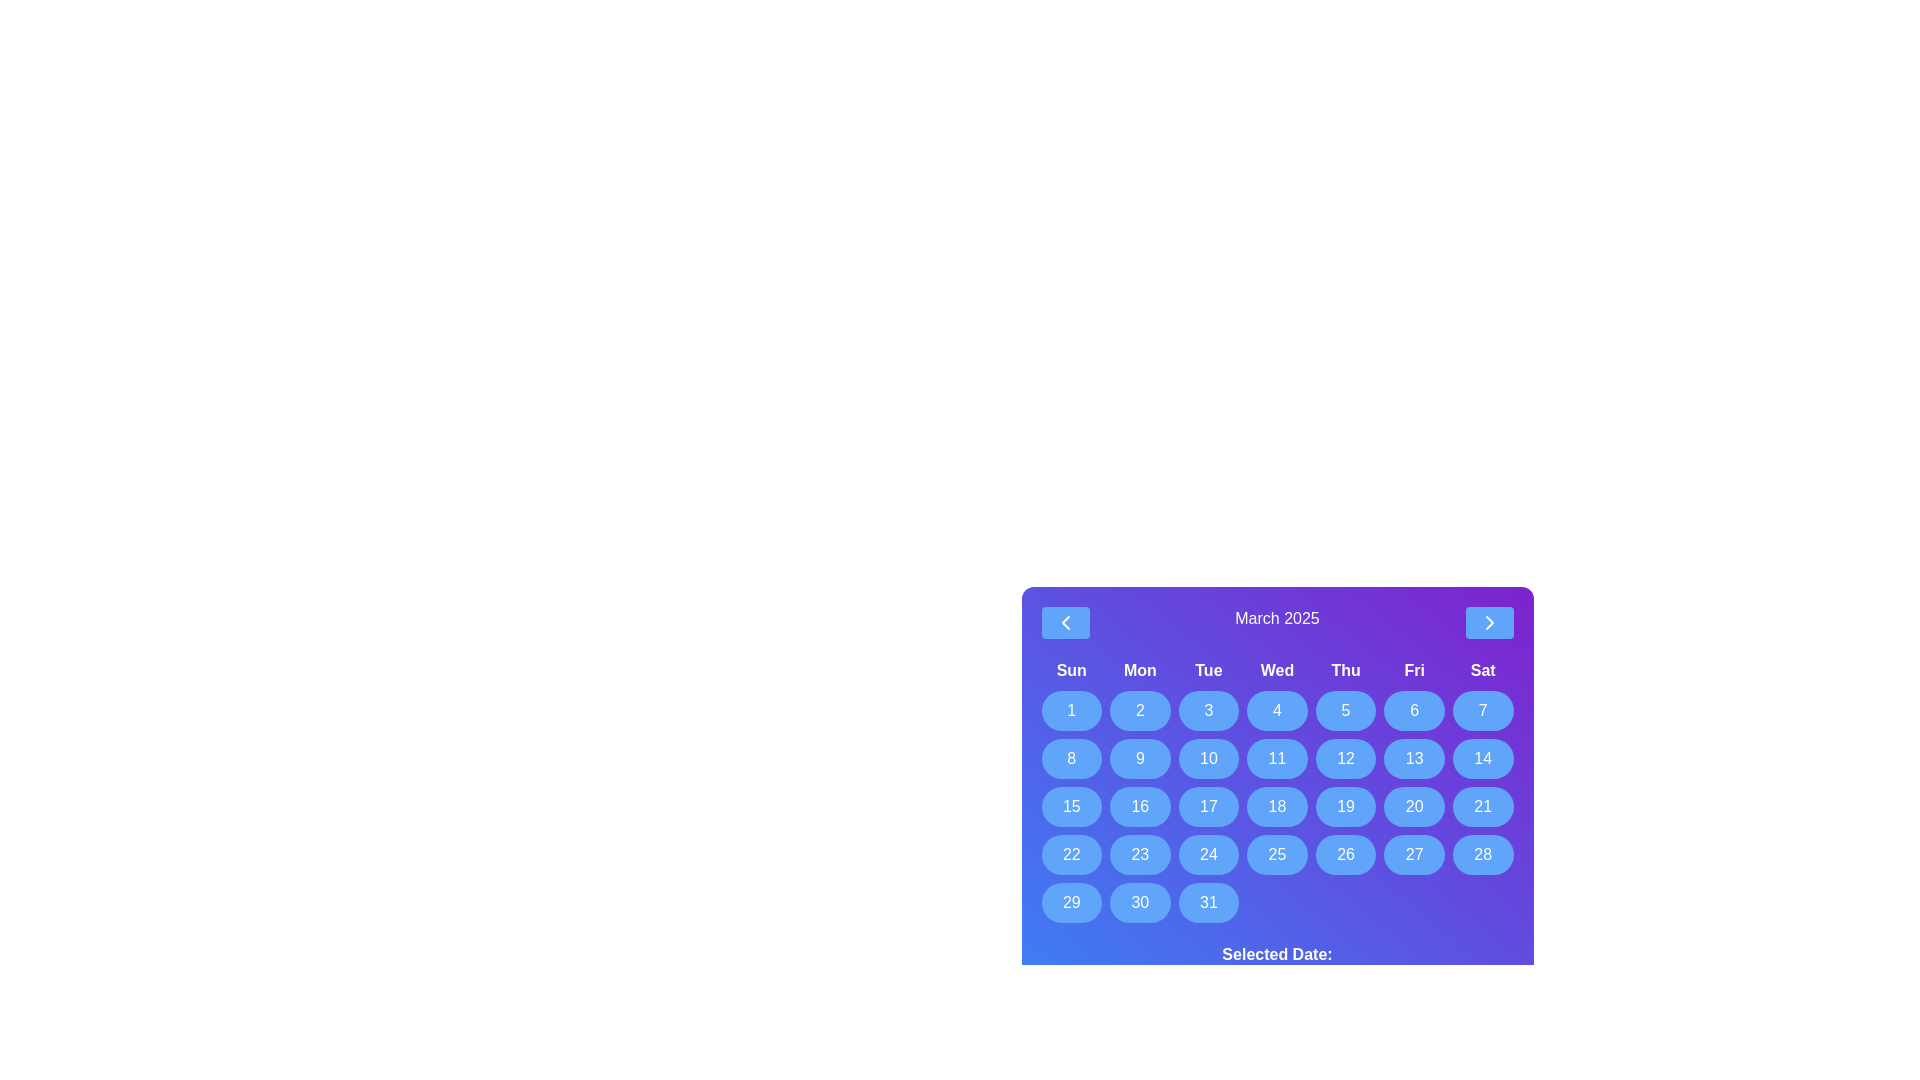 This screenshot has width=1920, height=1080. What do you see at coordinates (1276, 954) in the screenshot?
I see `the text label indicating the selected date in the calendar interface, which is centrally located at the bottom of the calendar` at bounding box center [1276, 954].